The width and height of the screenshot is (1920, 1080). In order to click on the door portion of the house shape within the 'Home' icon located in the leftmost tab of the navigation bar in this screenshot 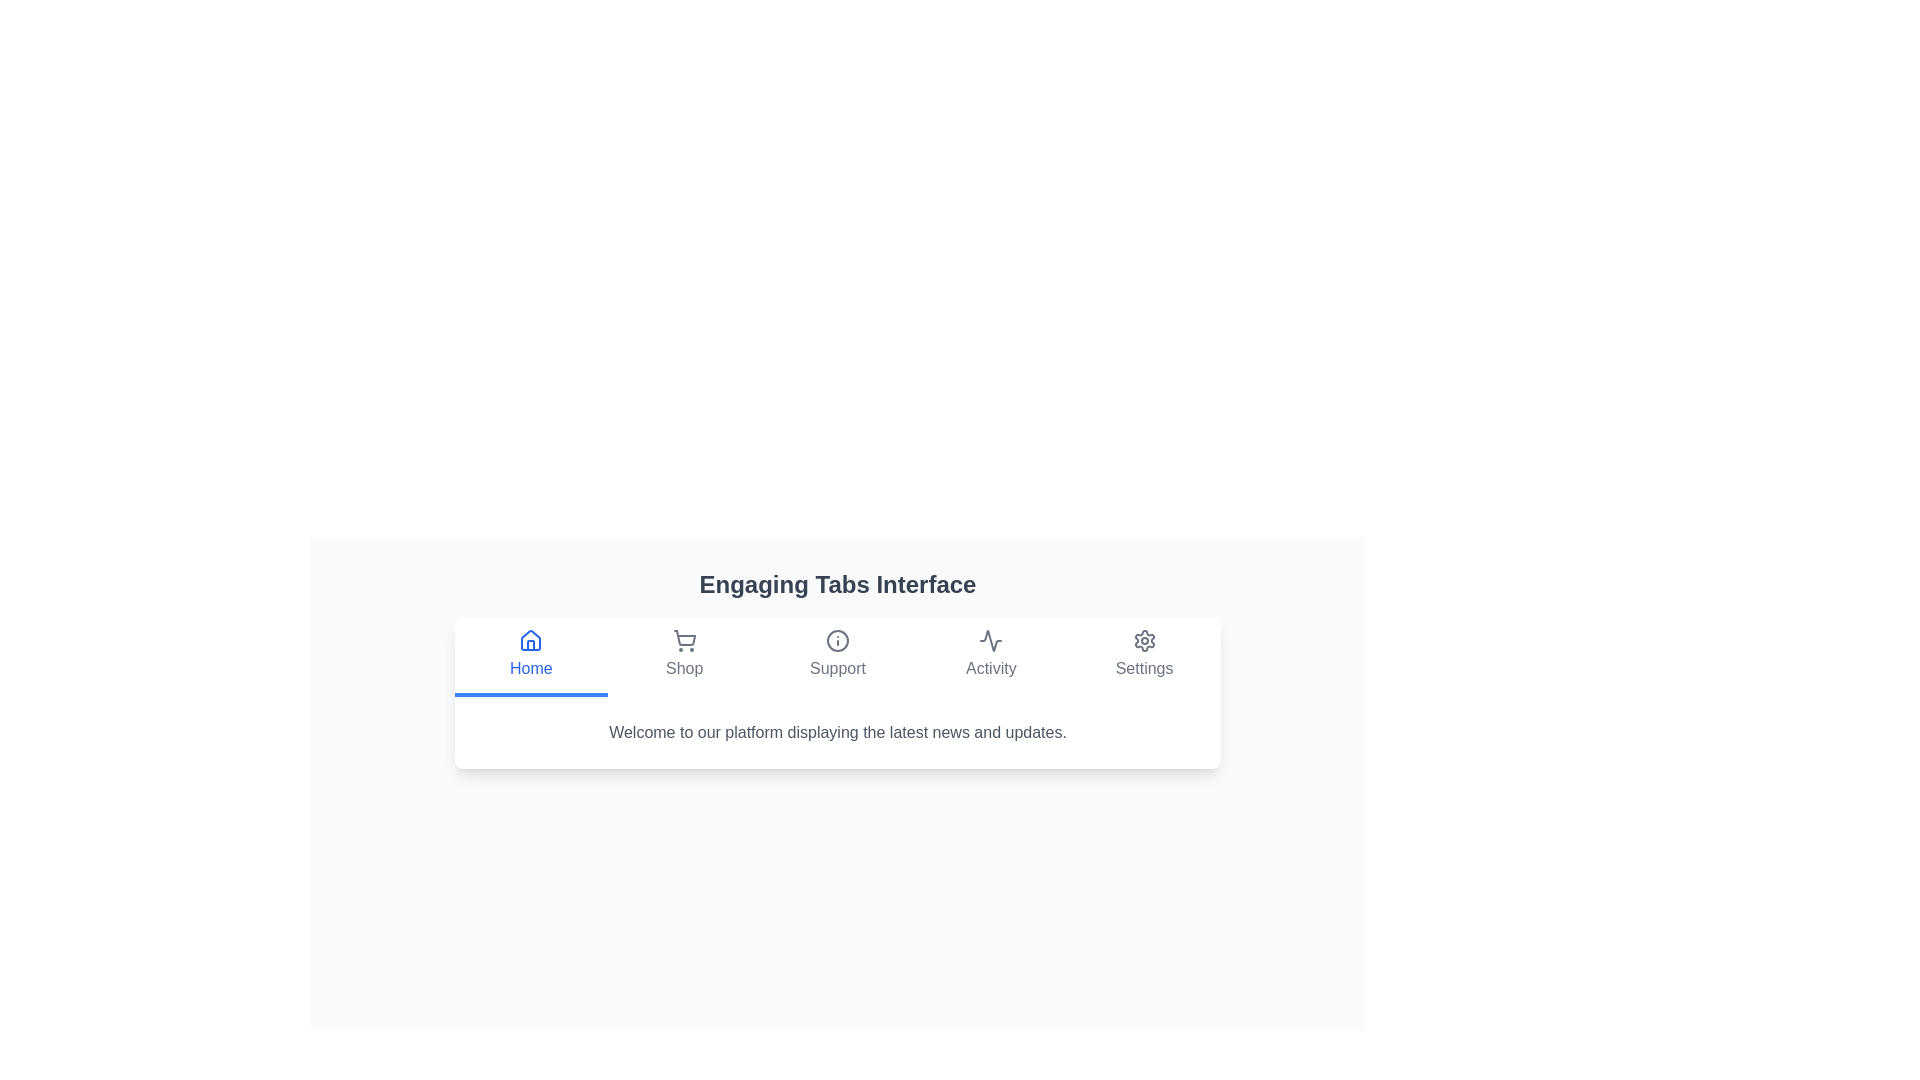, I will do `click(531, 645)`.